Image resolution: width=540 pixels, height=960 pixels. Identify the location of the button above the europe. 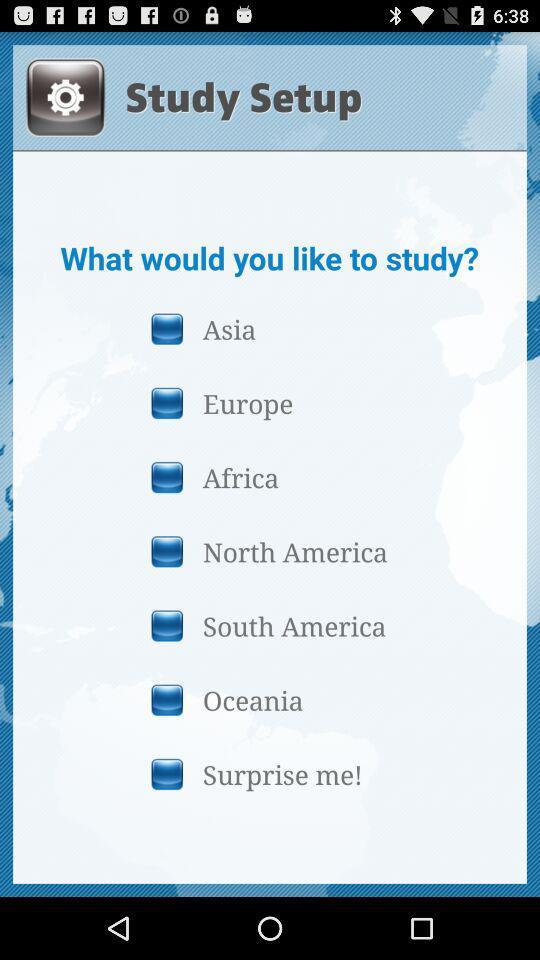
(269, 328).